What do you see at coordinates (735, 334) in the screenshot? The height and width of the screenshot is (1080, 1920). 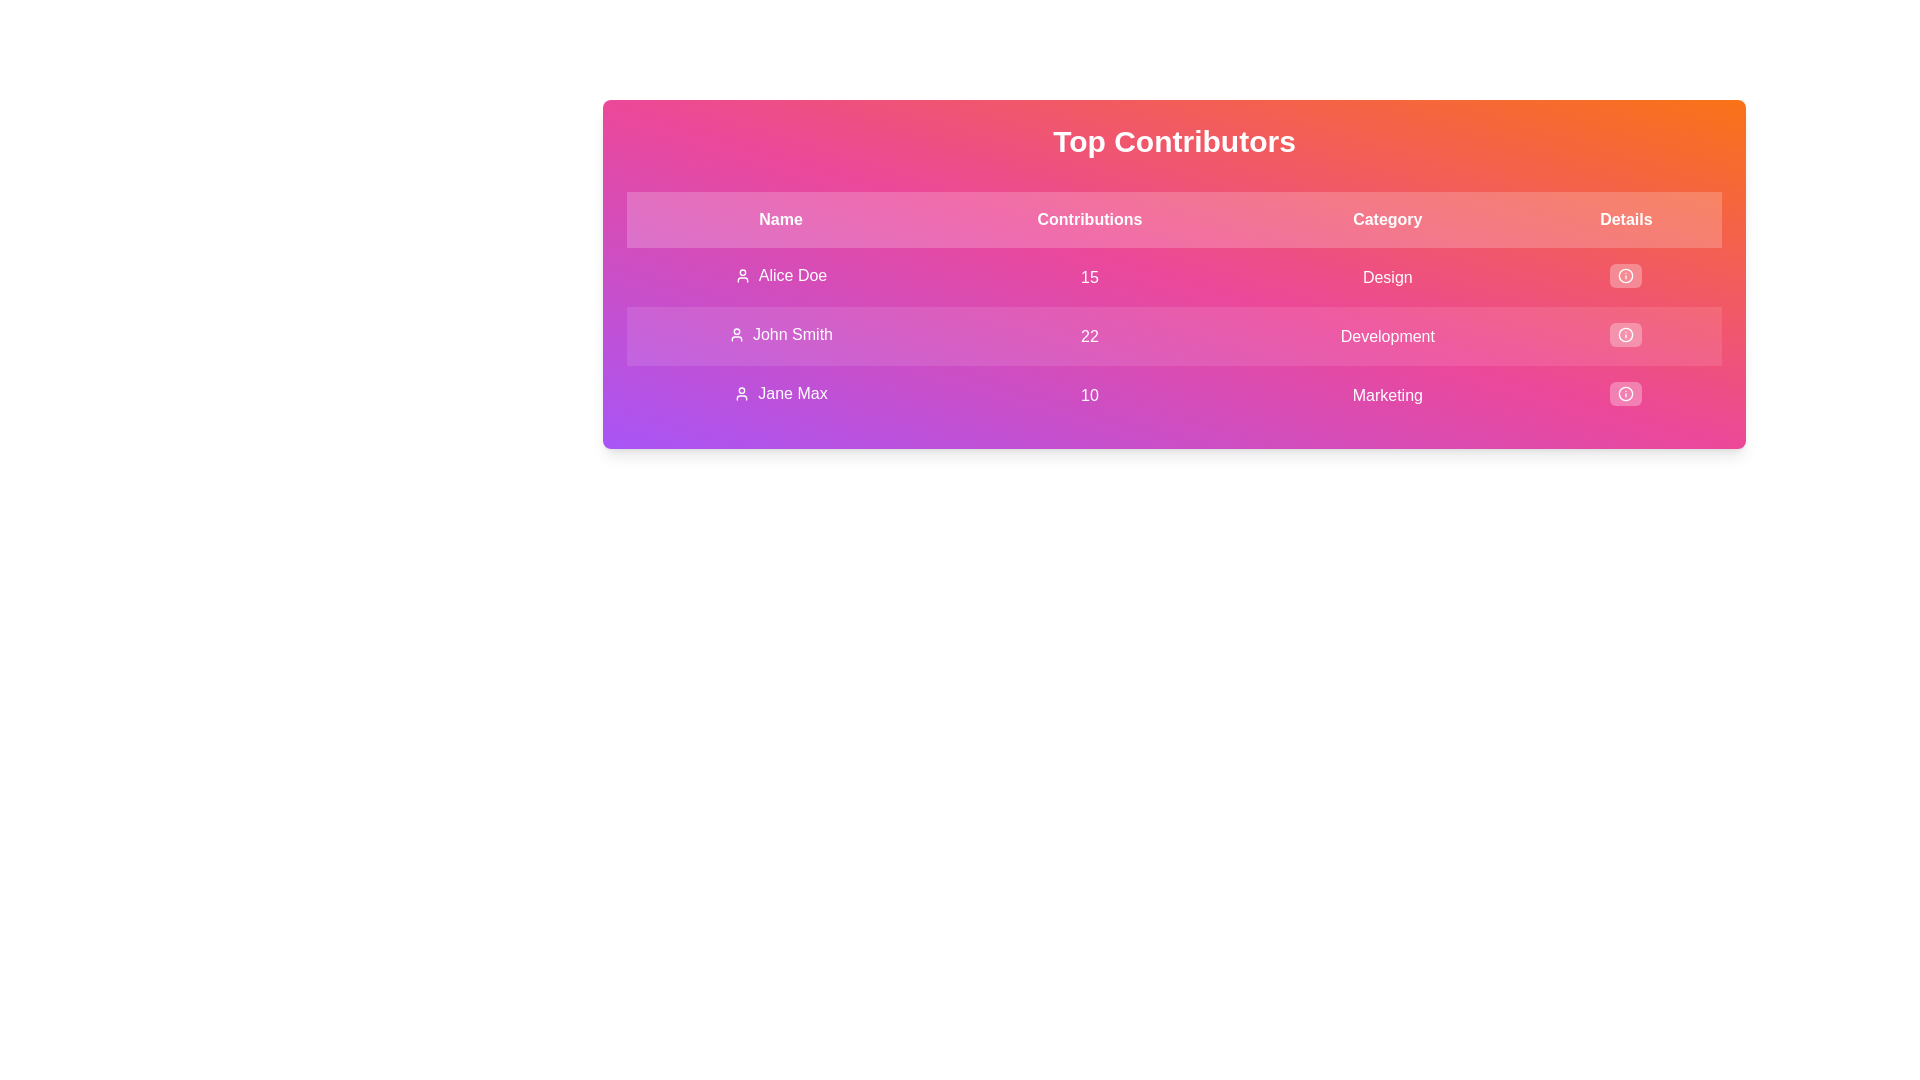 I see `the user icon representing John Smith in the second row of the Top Contributors table` at bounding box center [735, 334].